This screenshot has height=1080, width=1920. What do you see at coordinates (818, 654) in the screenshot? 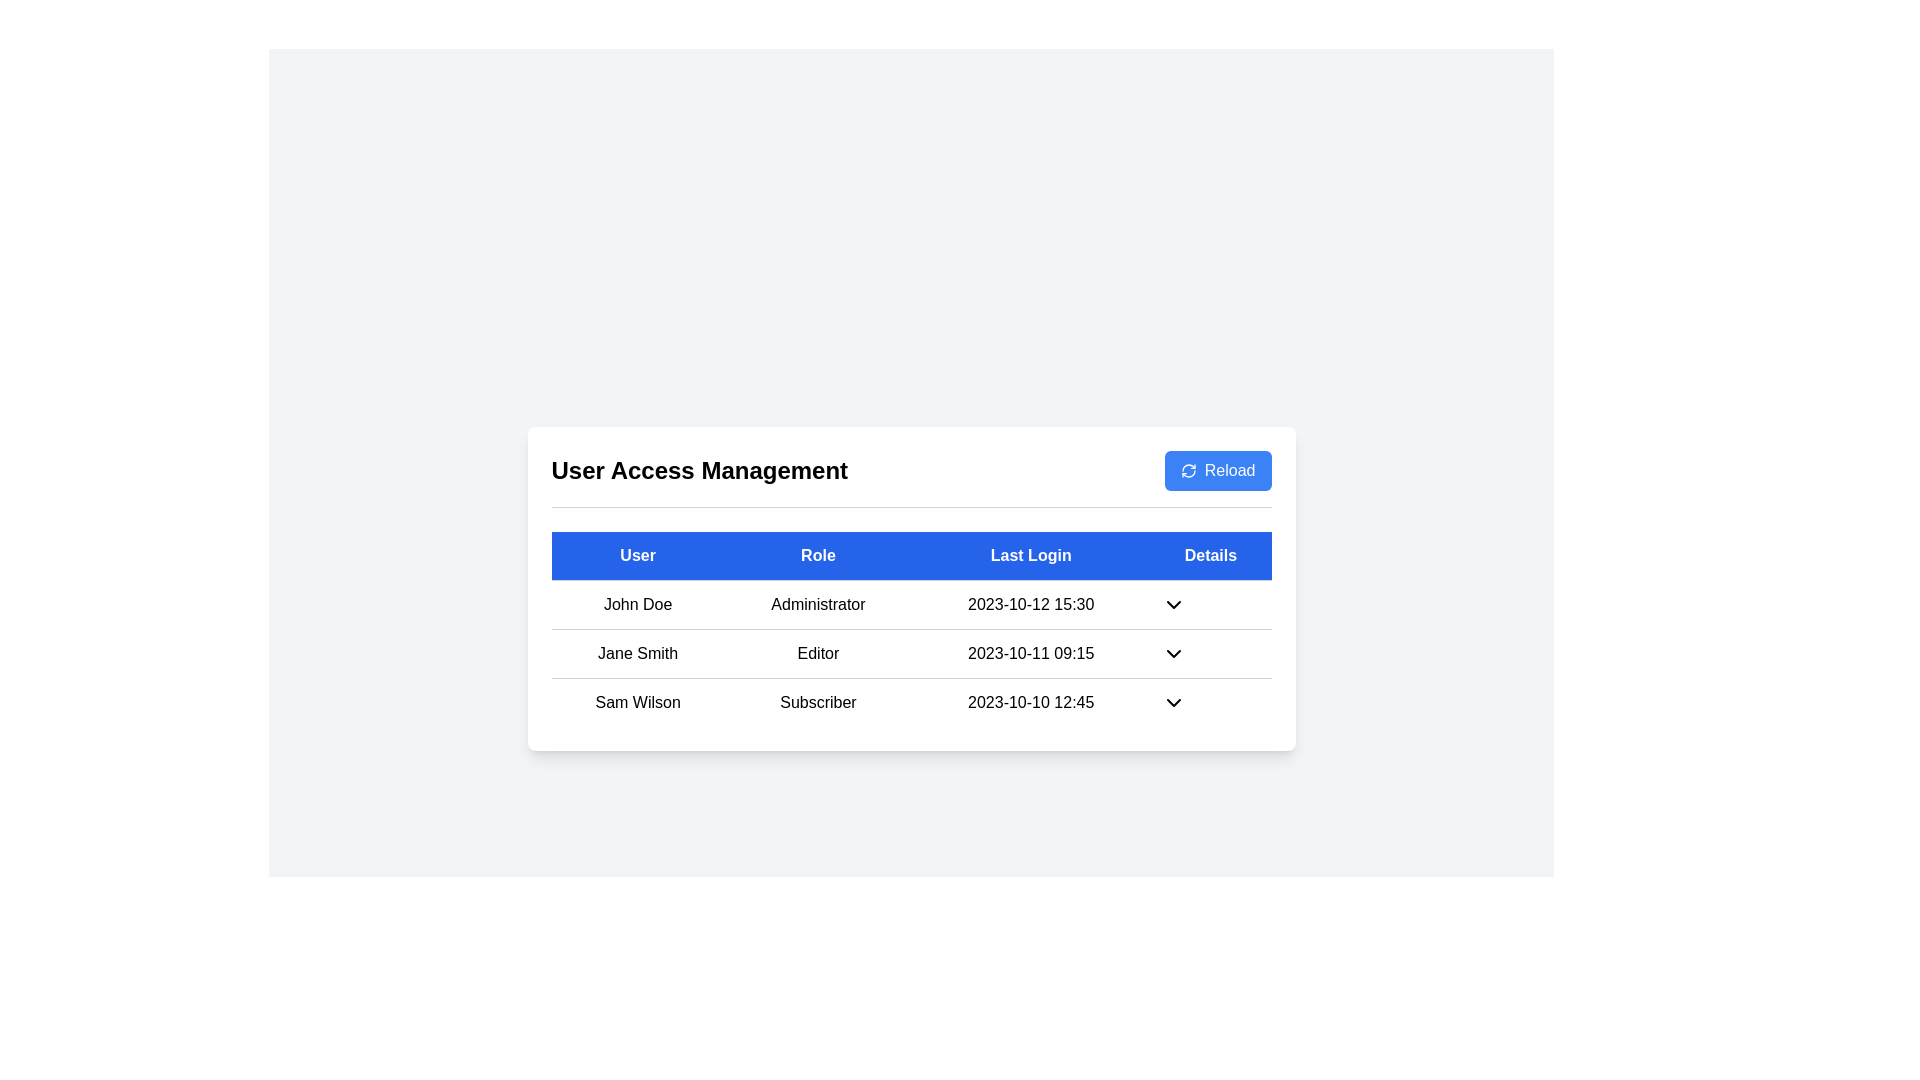
I see `the static text element displaying 'Editor', which is located in the 'Role' column of the row associated with 'Jane Smith'` at bounding box center [818, 654].